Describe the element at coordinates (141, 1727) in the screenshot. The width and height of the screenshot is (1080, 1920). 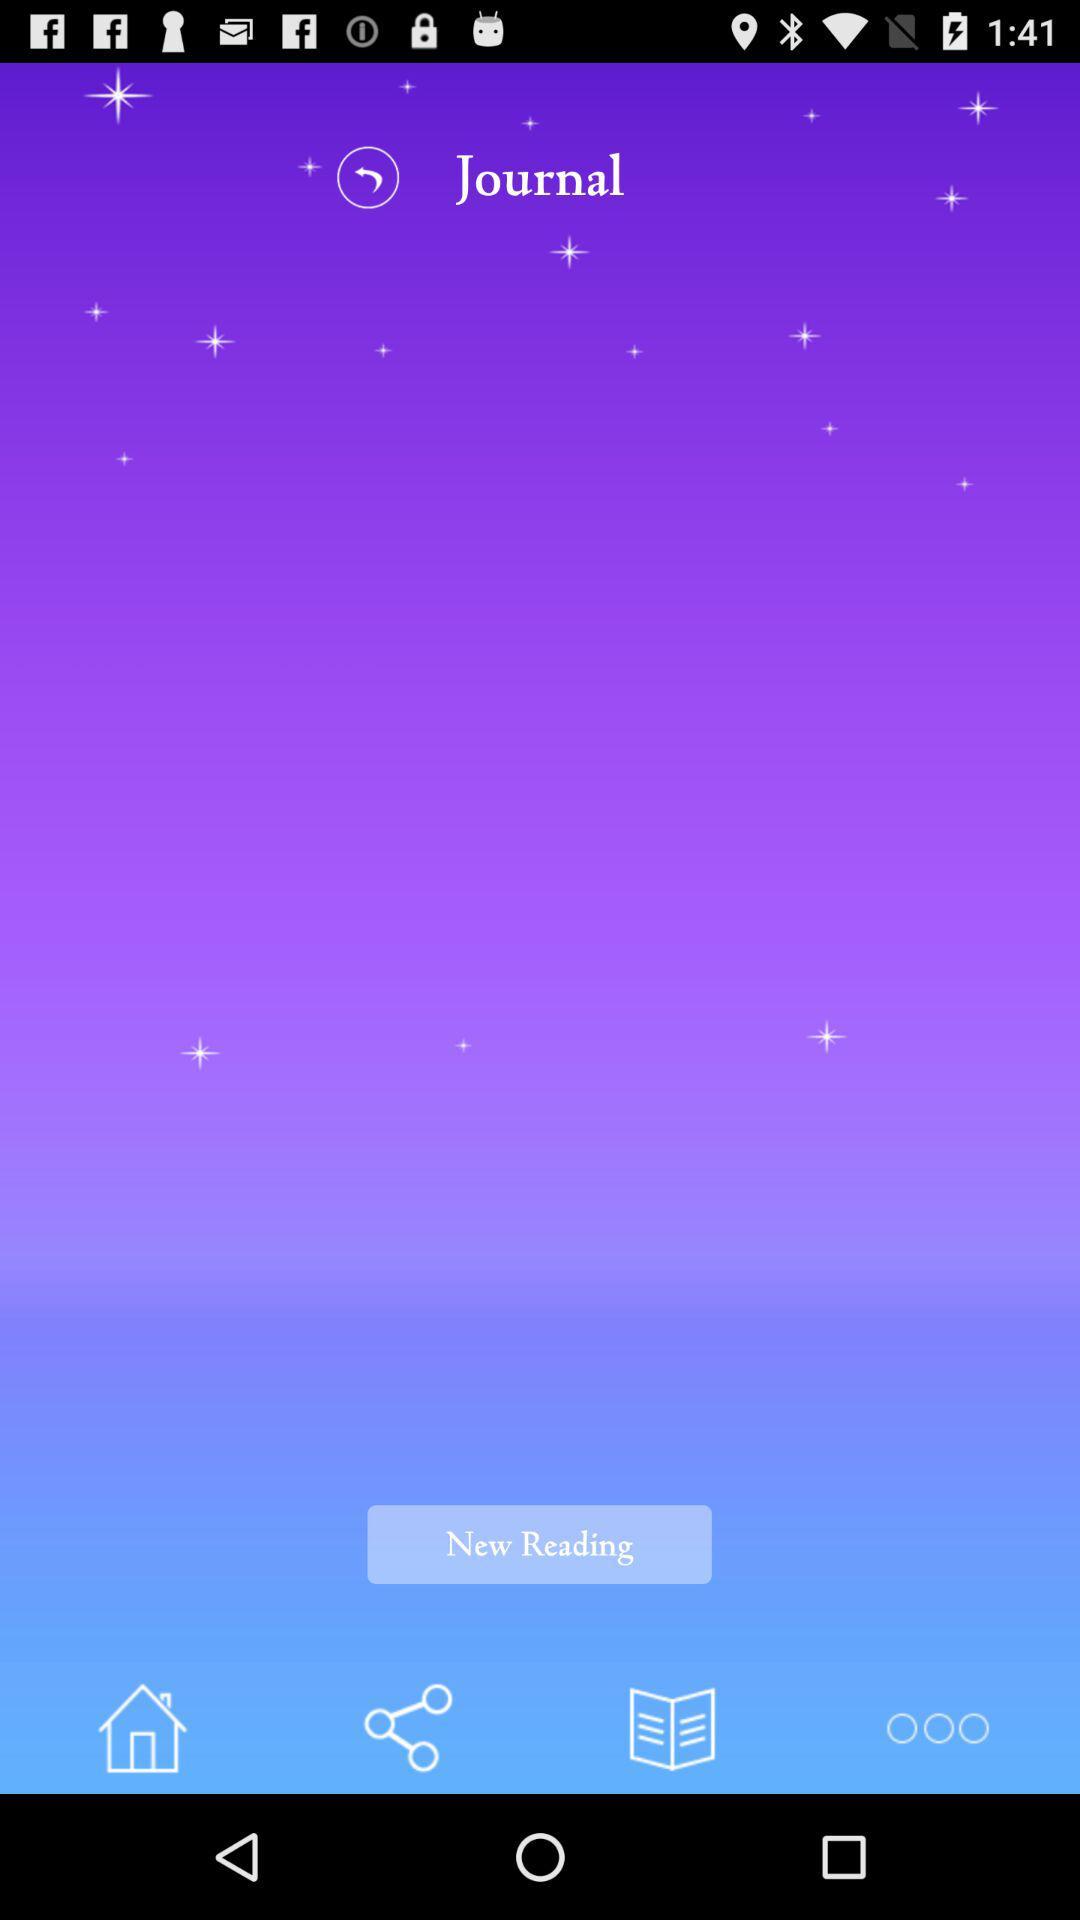
I see `go home` at that location.